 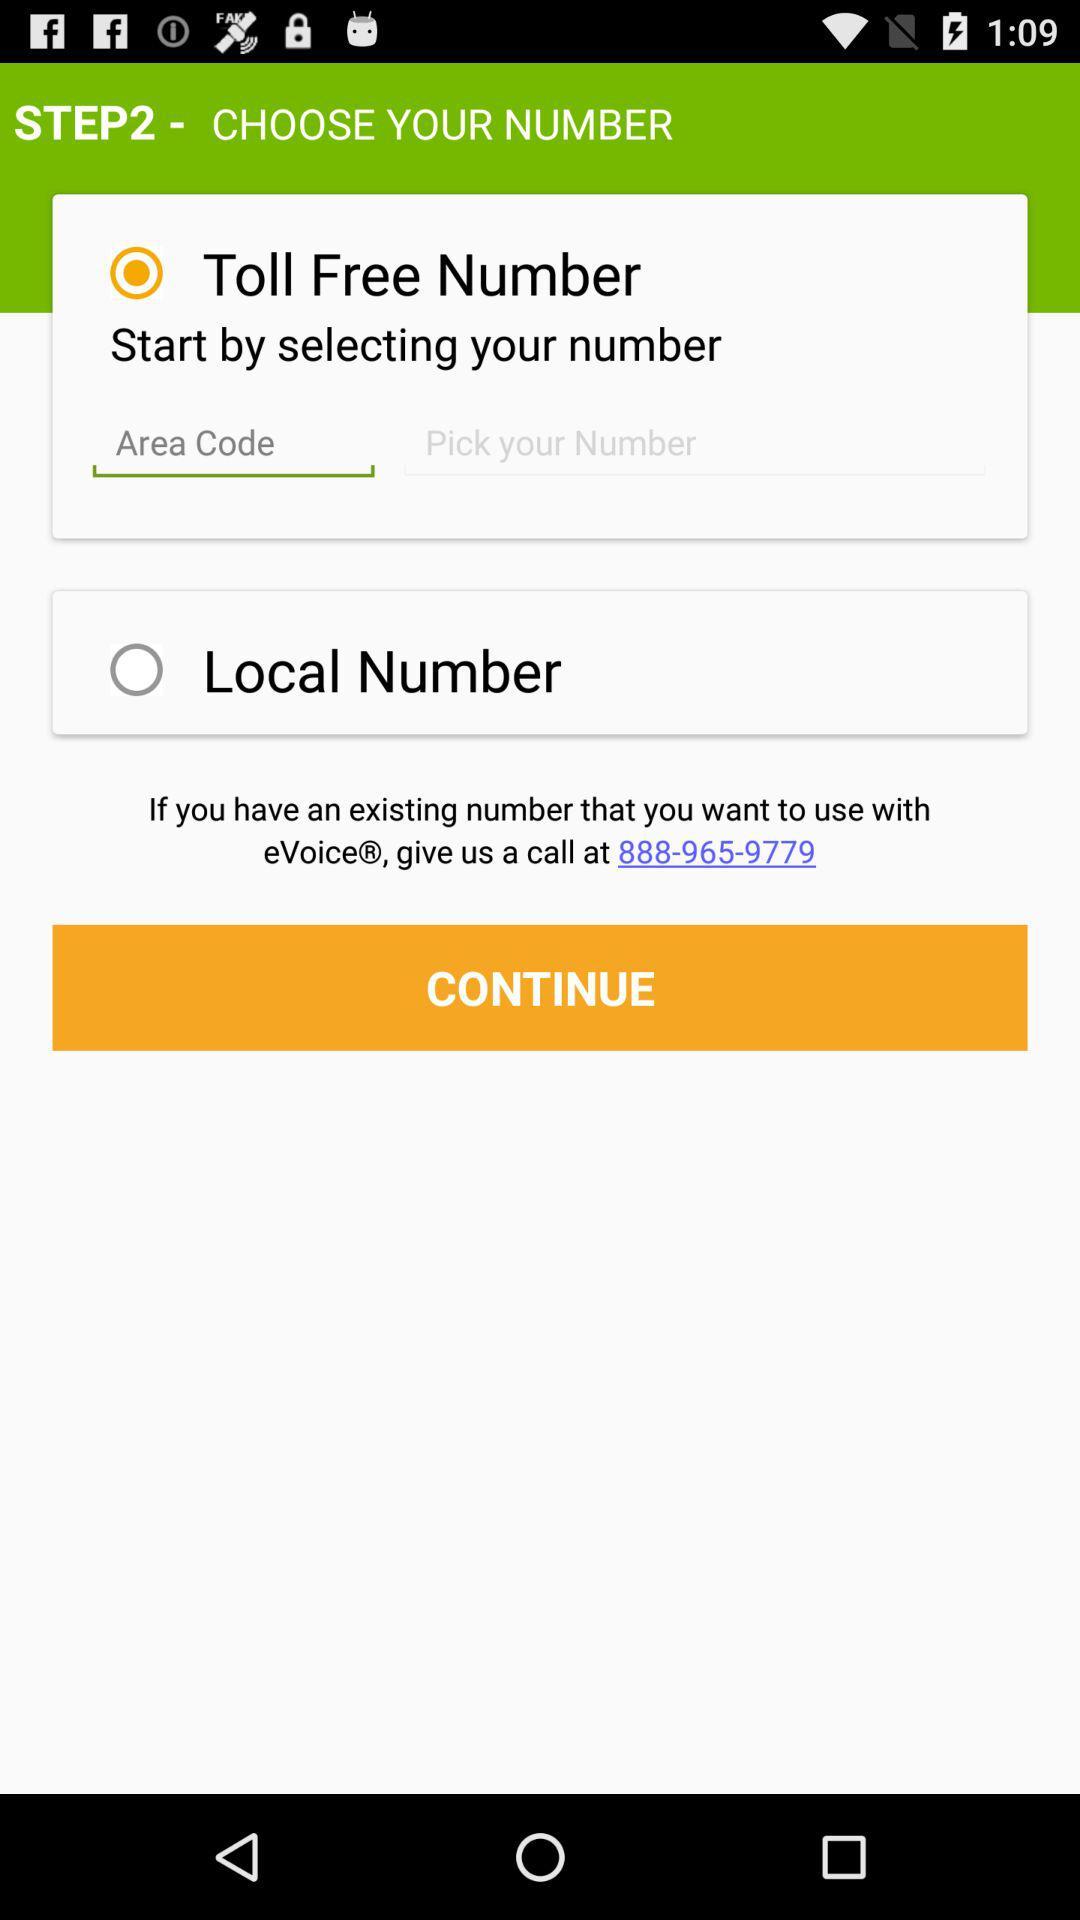 I want to click on item above if you have icon, so click(x=382, y=669).